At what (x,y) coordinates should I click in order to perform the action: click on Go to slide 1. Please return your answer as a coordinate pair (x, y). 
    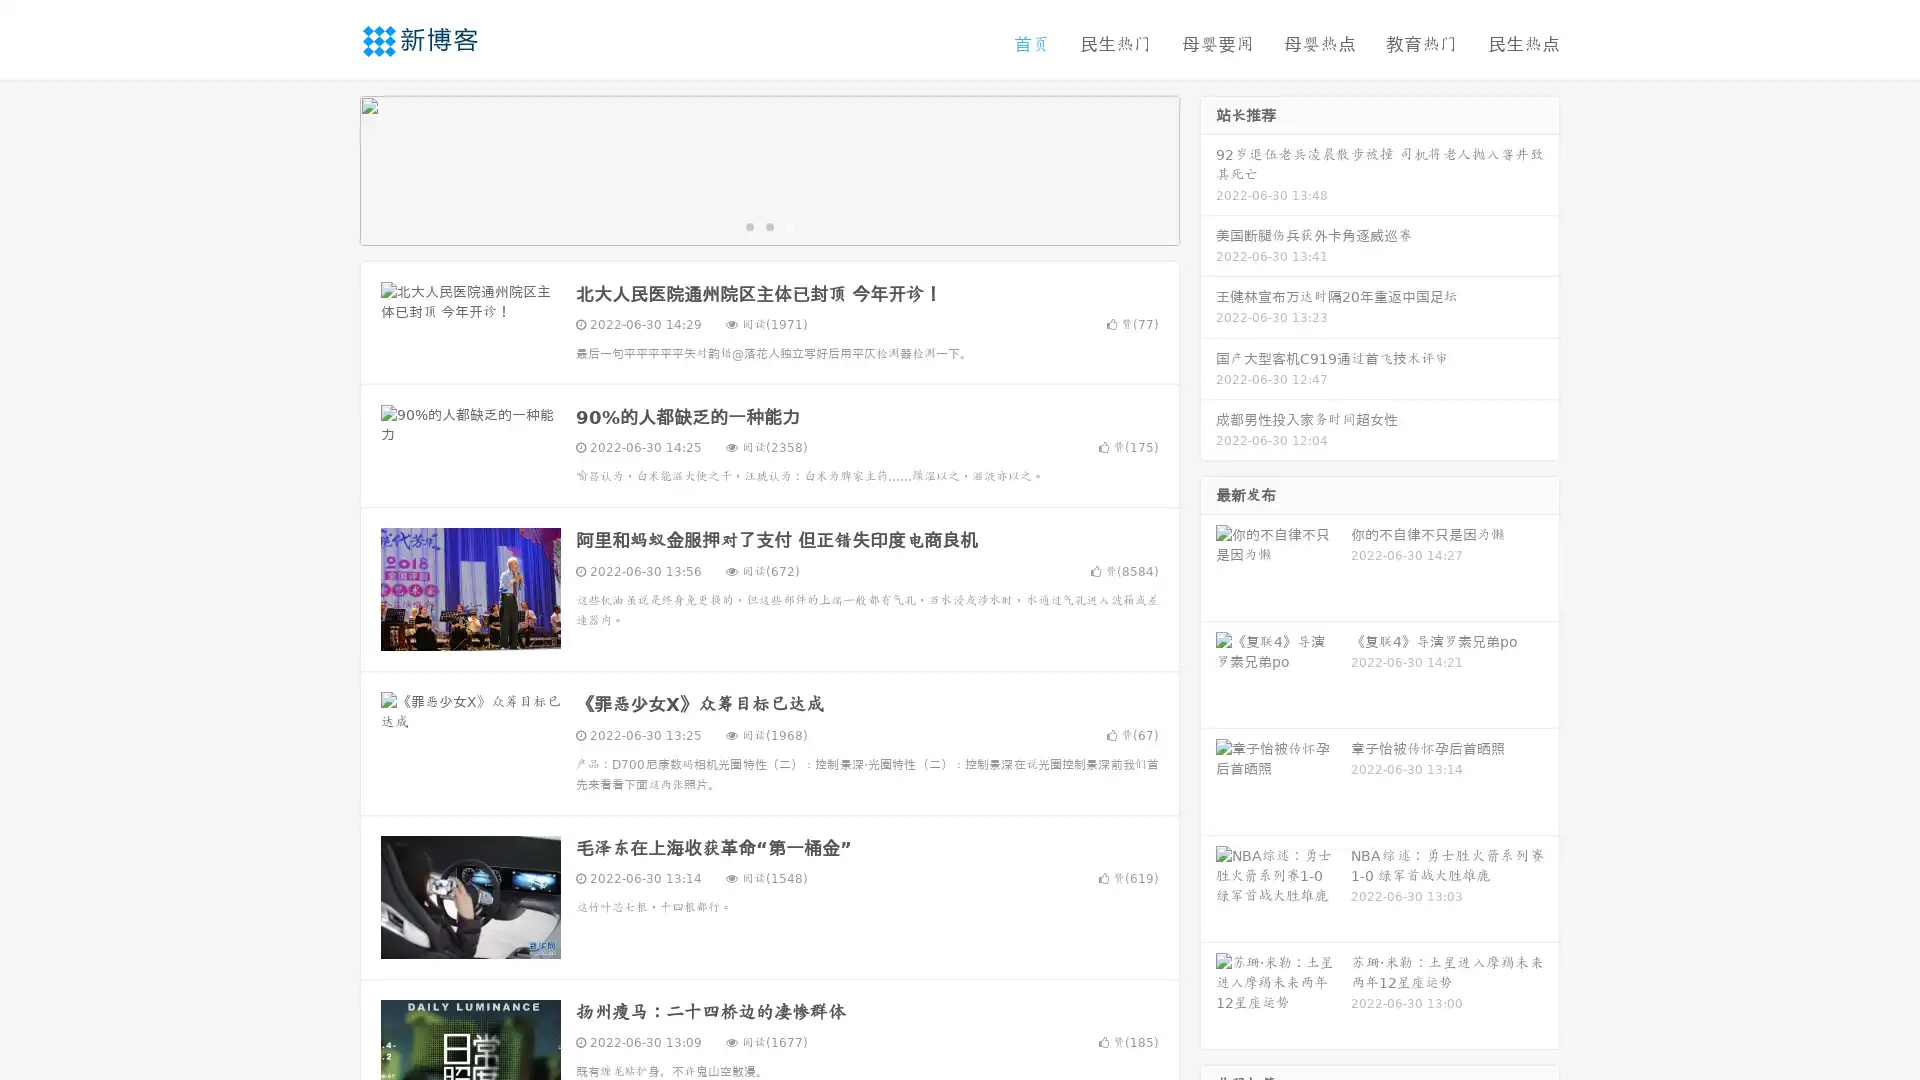
    Looking at the image, I should click on (748, 225).